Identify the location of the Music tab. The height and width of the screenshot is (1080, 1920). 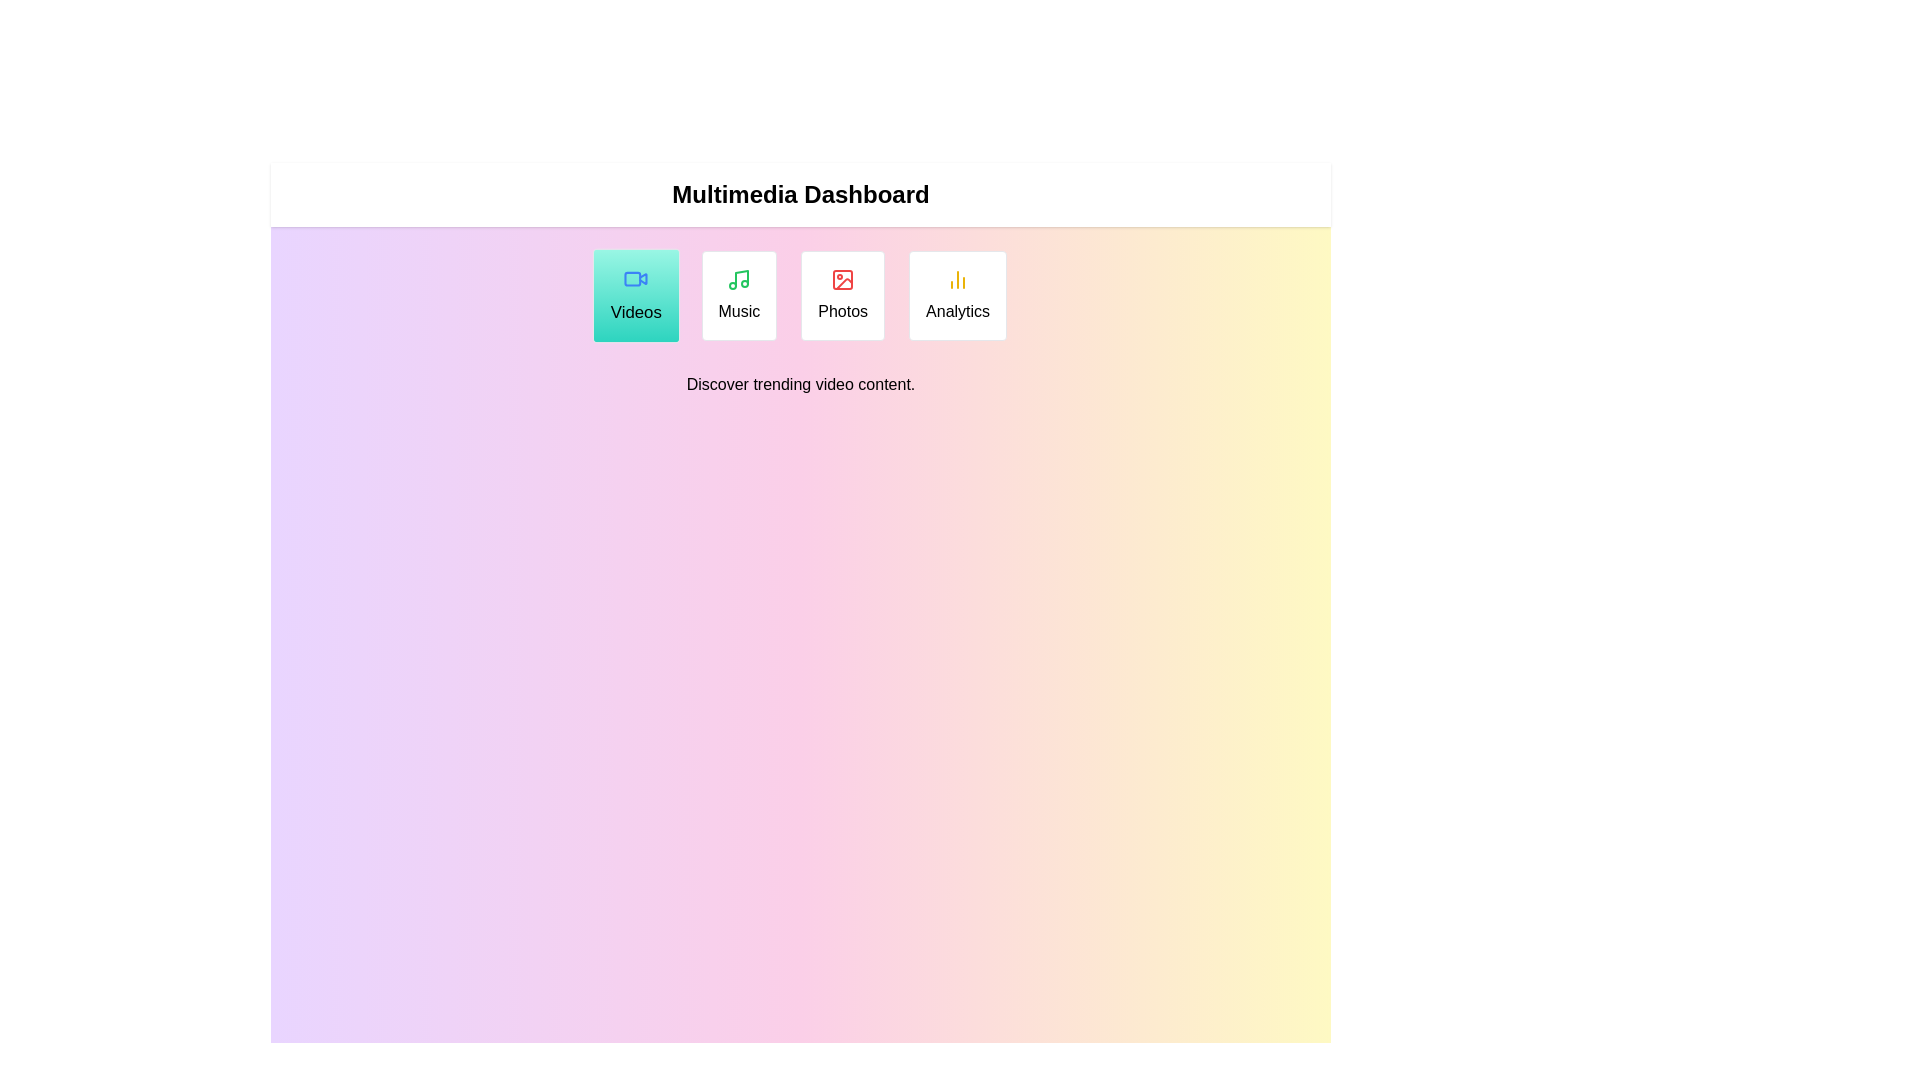
(738, 296).